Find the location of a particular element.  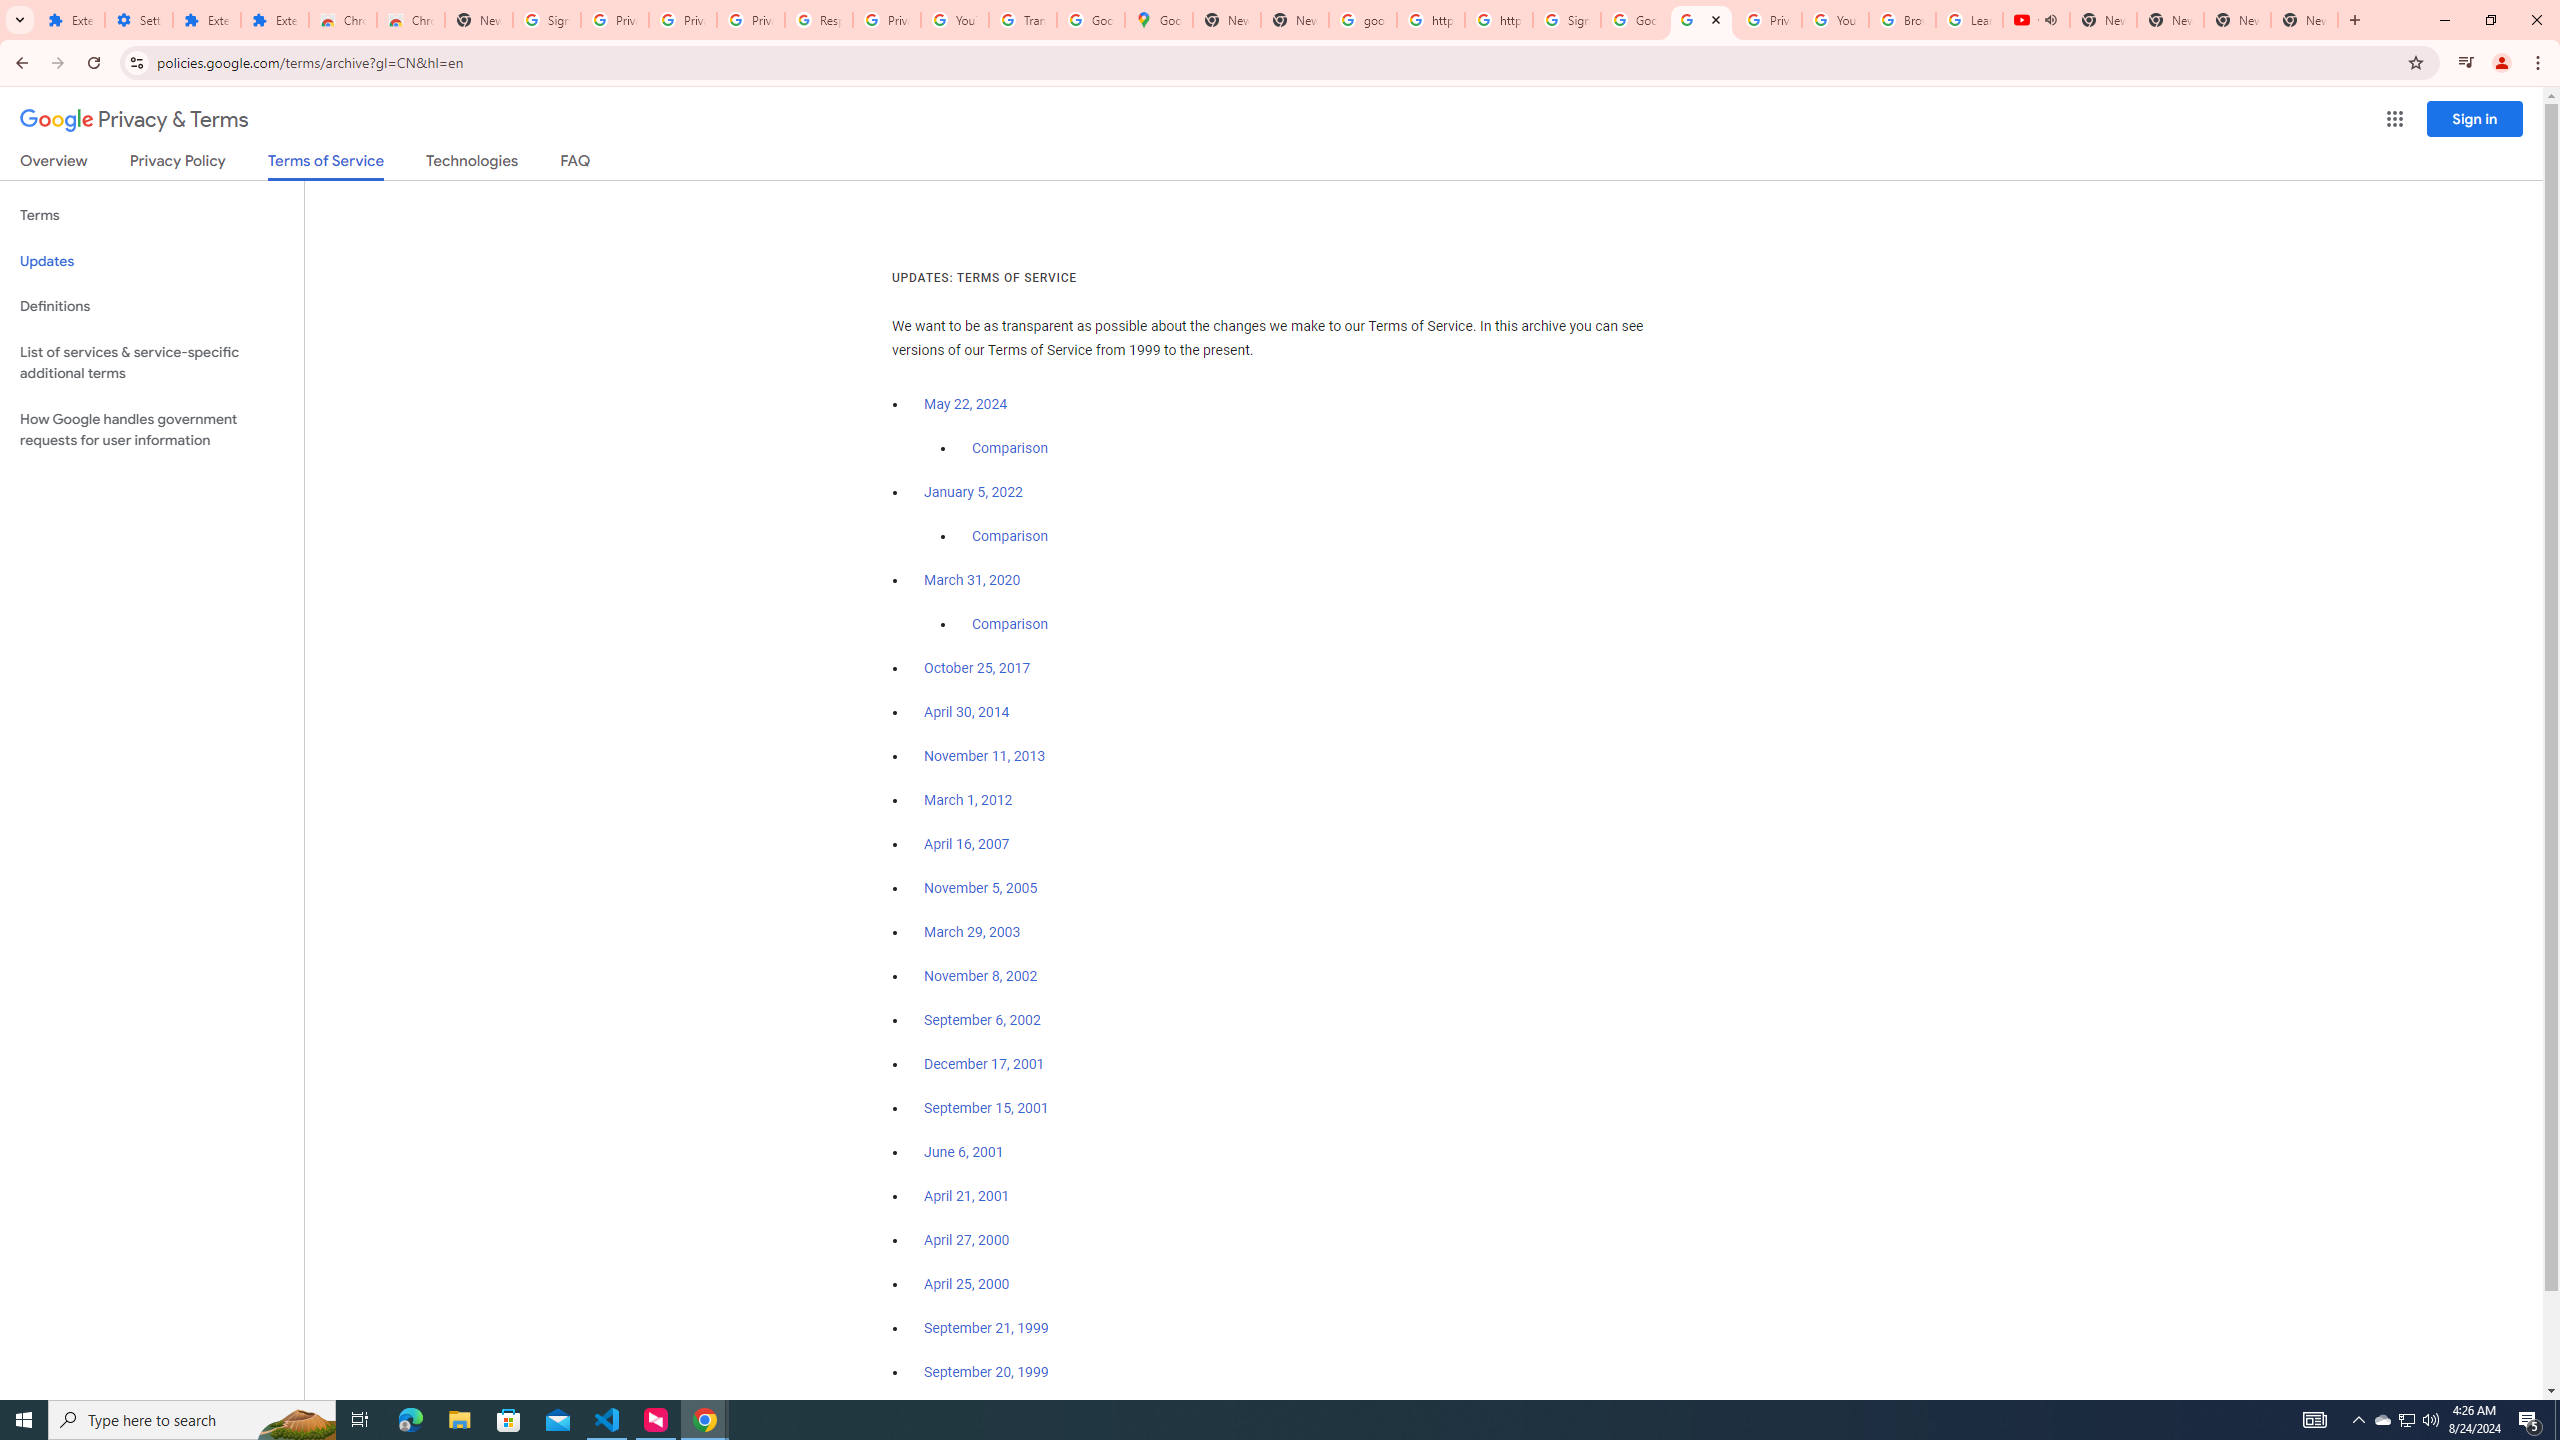

'Bookmark this tab' is located at coordinates (2414, 61).